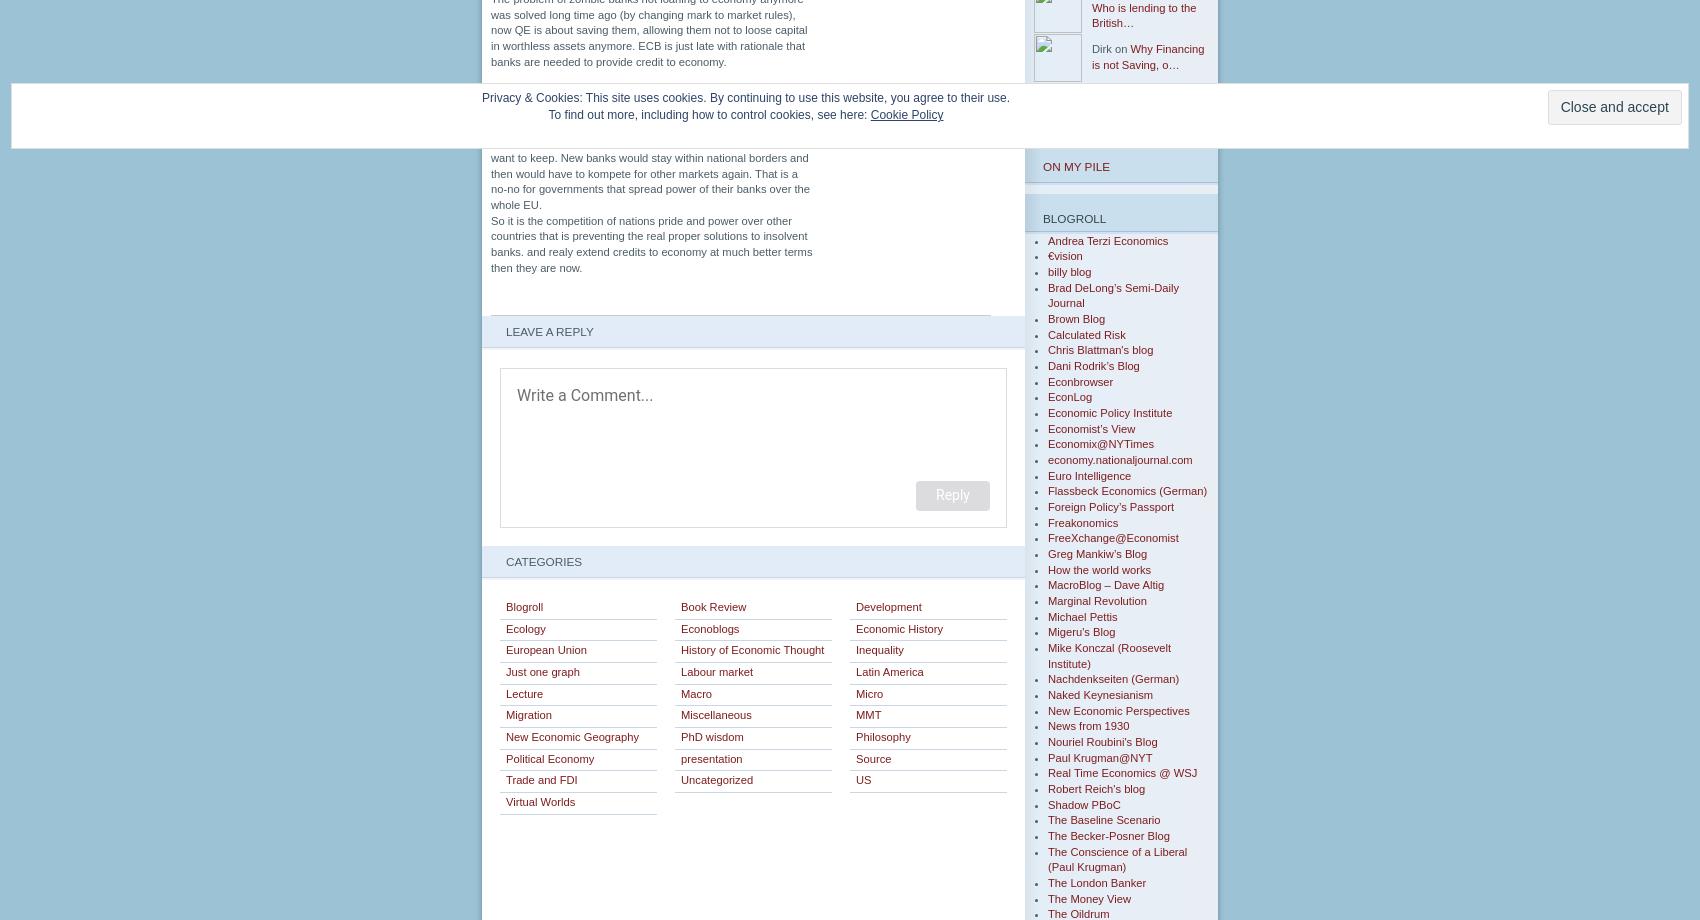 The image size is (1700, 920). What do you see at coordinates (1047, 442) in the screenshot?
I see `'Economix@NYTimes'` at bounding box center [1047, 442].